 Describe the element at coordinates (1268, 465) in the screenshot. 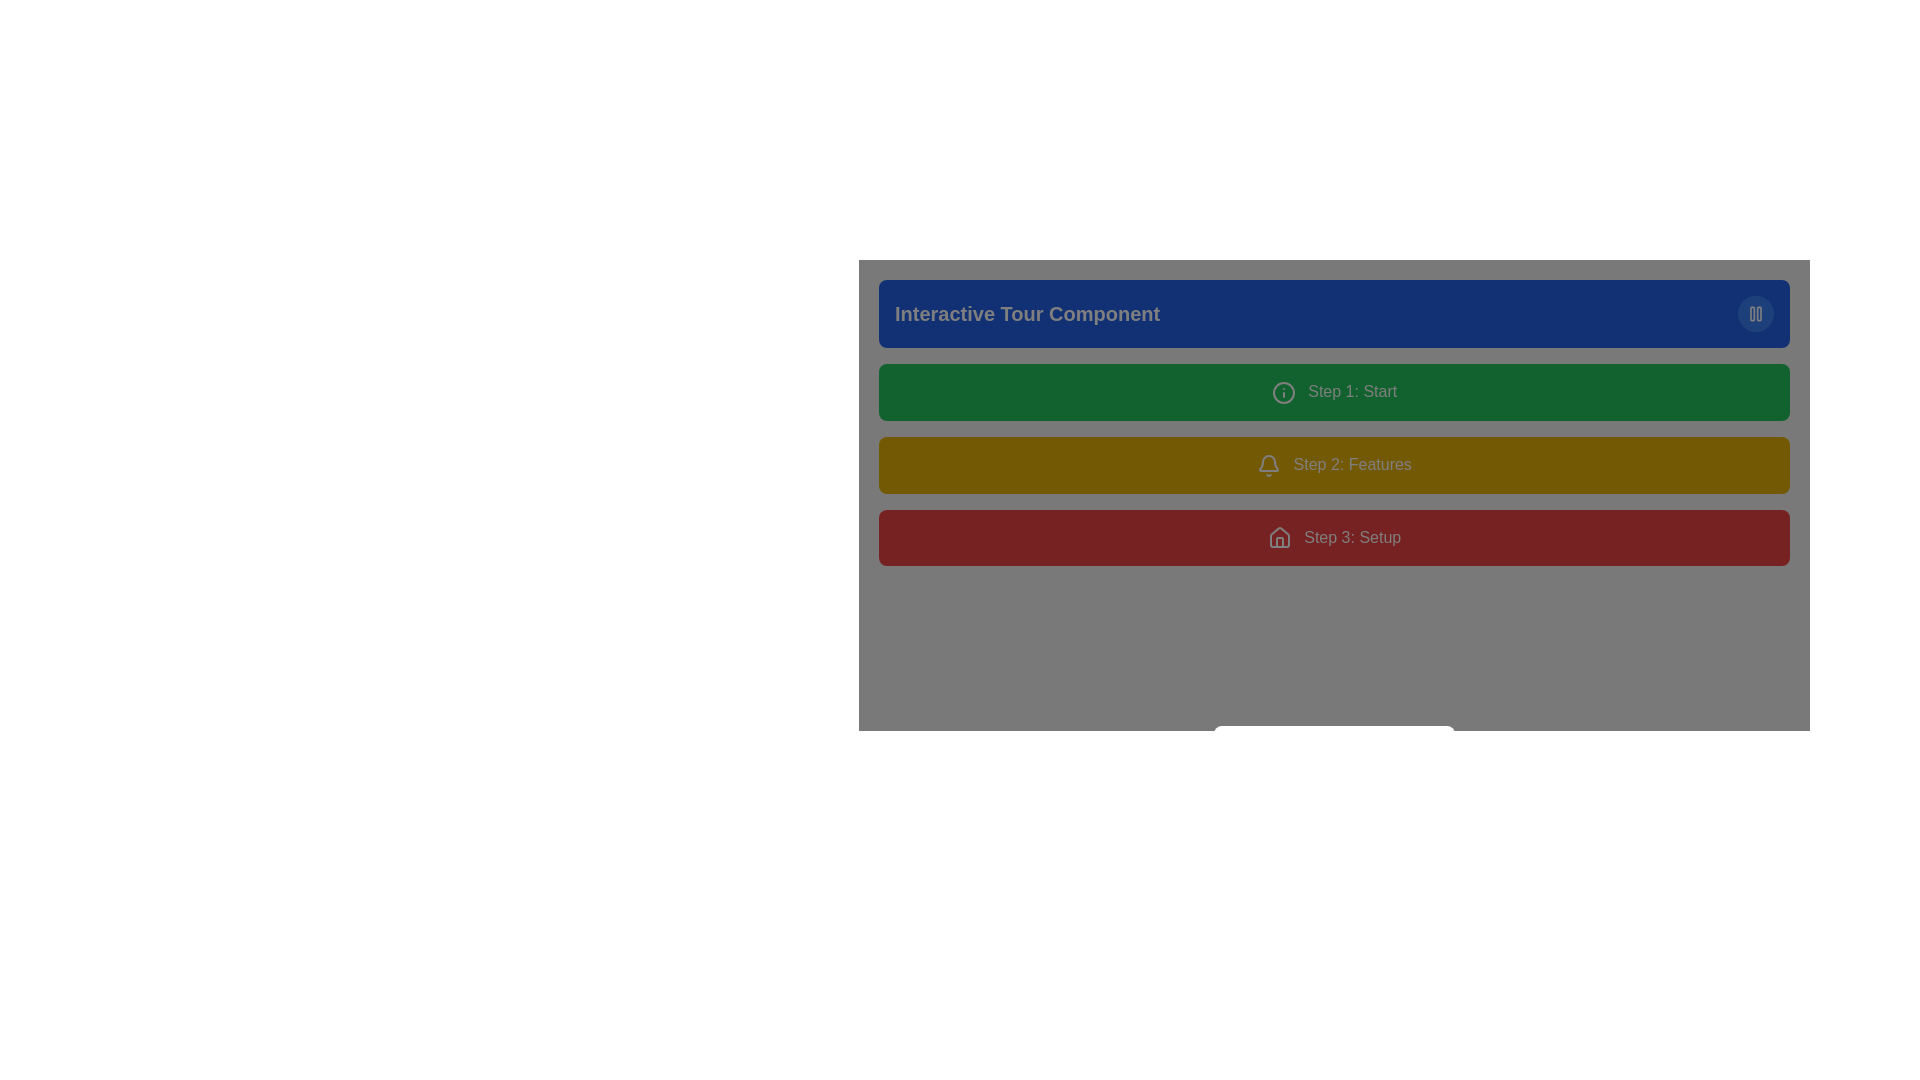

I see `the bell icon indicating notifications for the 'Step 2: Features' section, located in the yellow rectangular block` at that location.